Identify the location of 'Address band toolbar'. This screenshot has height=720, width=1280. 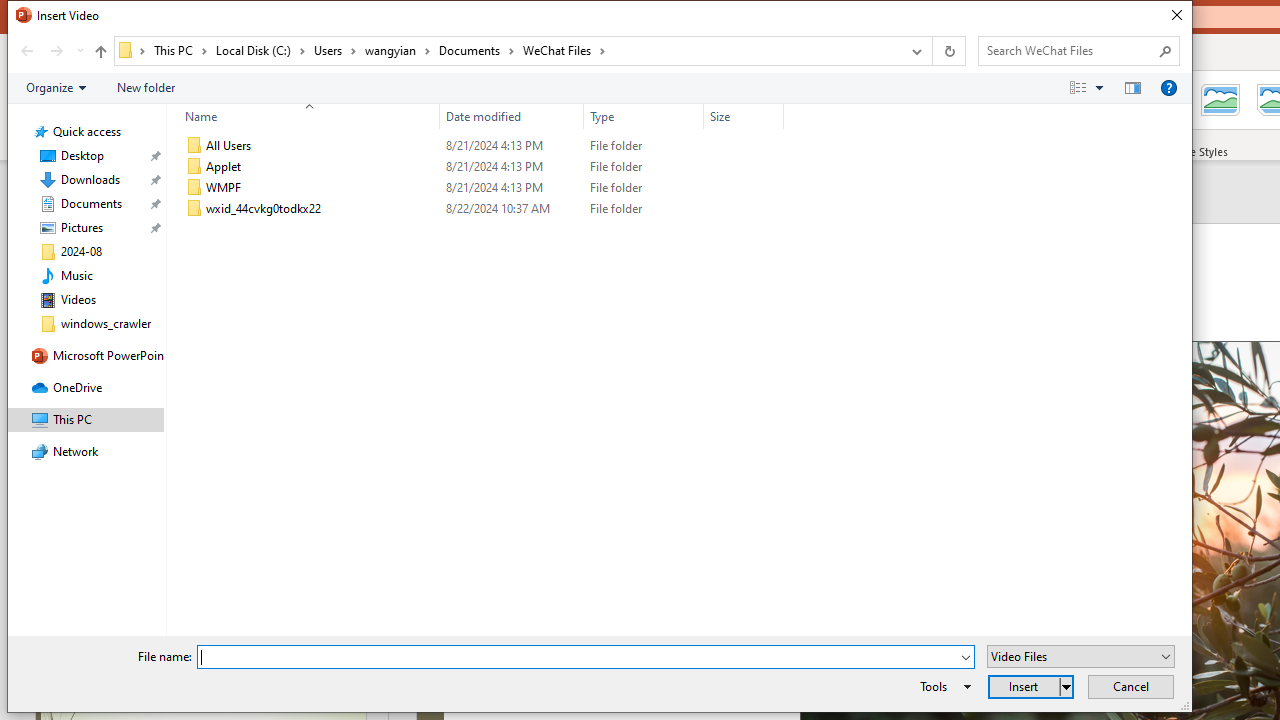
(930, 50).